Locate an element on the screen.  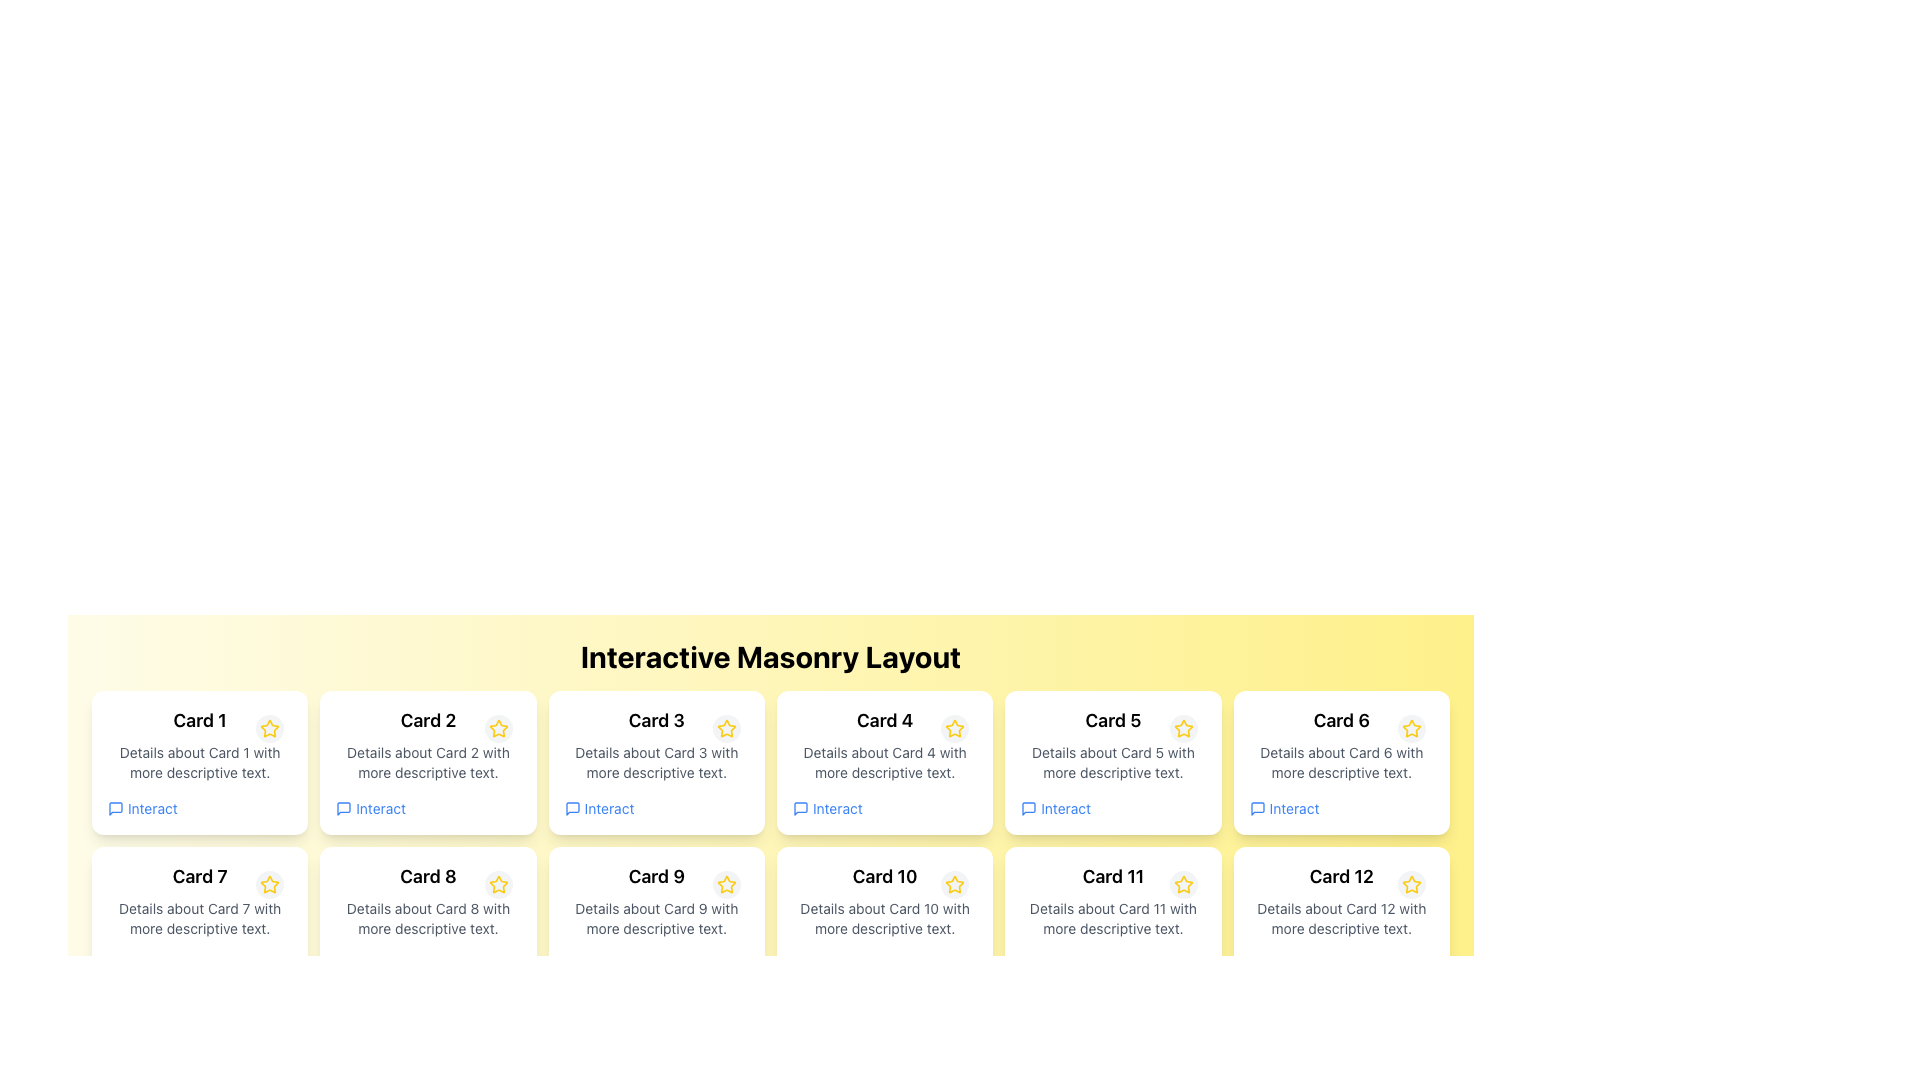
text content from the title or header Text Display located in the top-left card of the grid layout is located at coordinates (200, 721).